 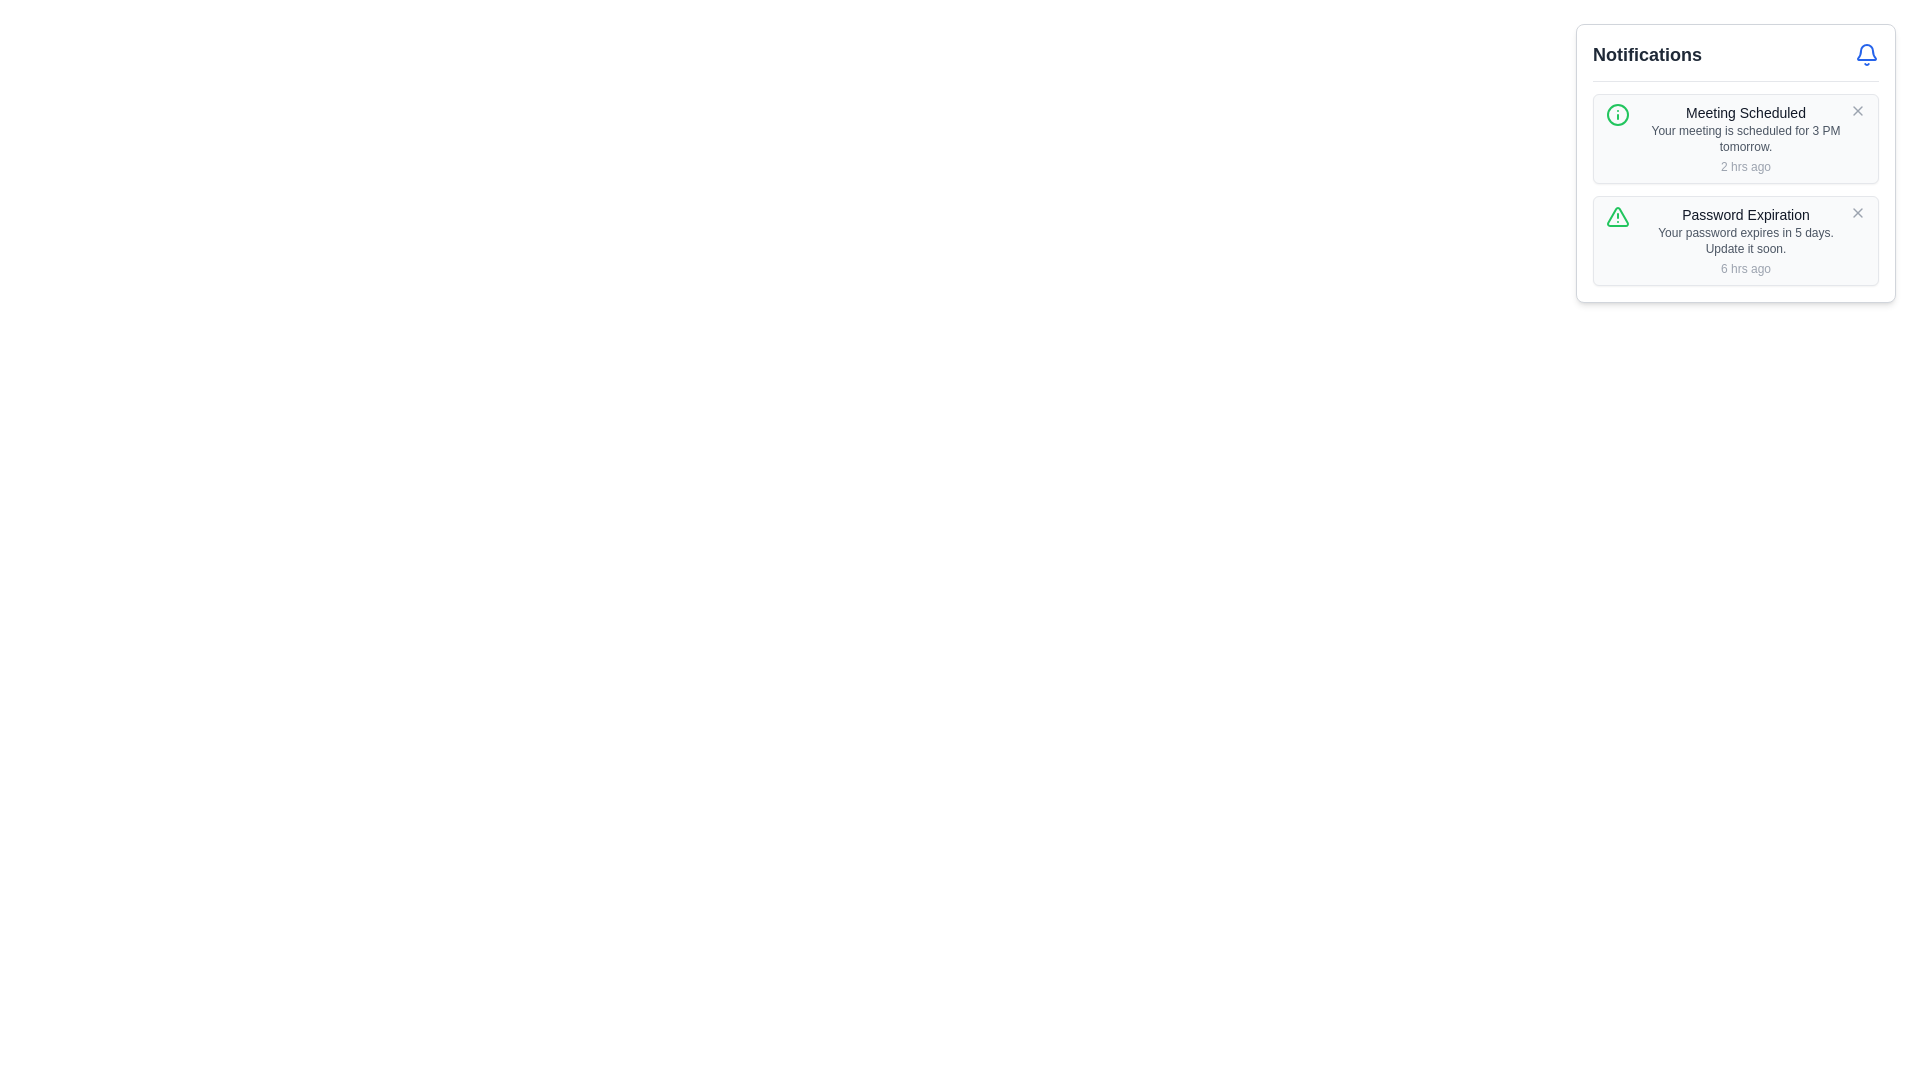 I want to click on the timestamp text element that indicates how long ago the associated notification was created, located beneath the notification titled 'Meeting Scheduled.', so click(x=1745, y=165).